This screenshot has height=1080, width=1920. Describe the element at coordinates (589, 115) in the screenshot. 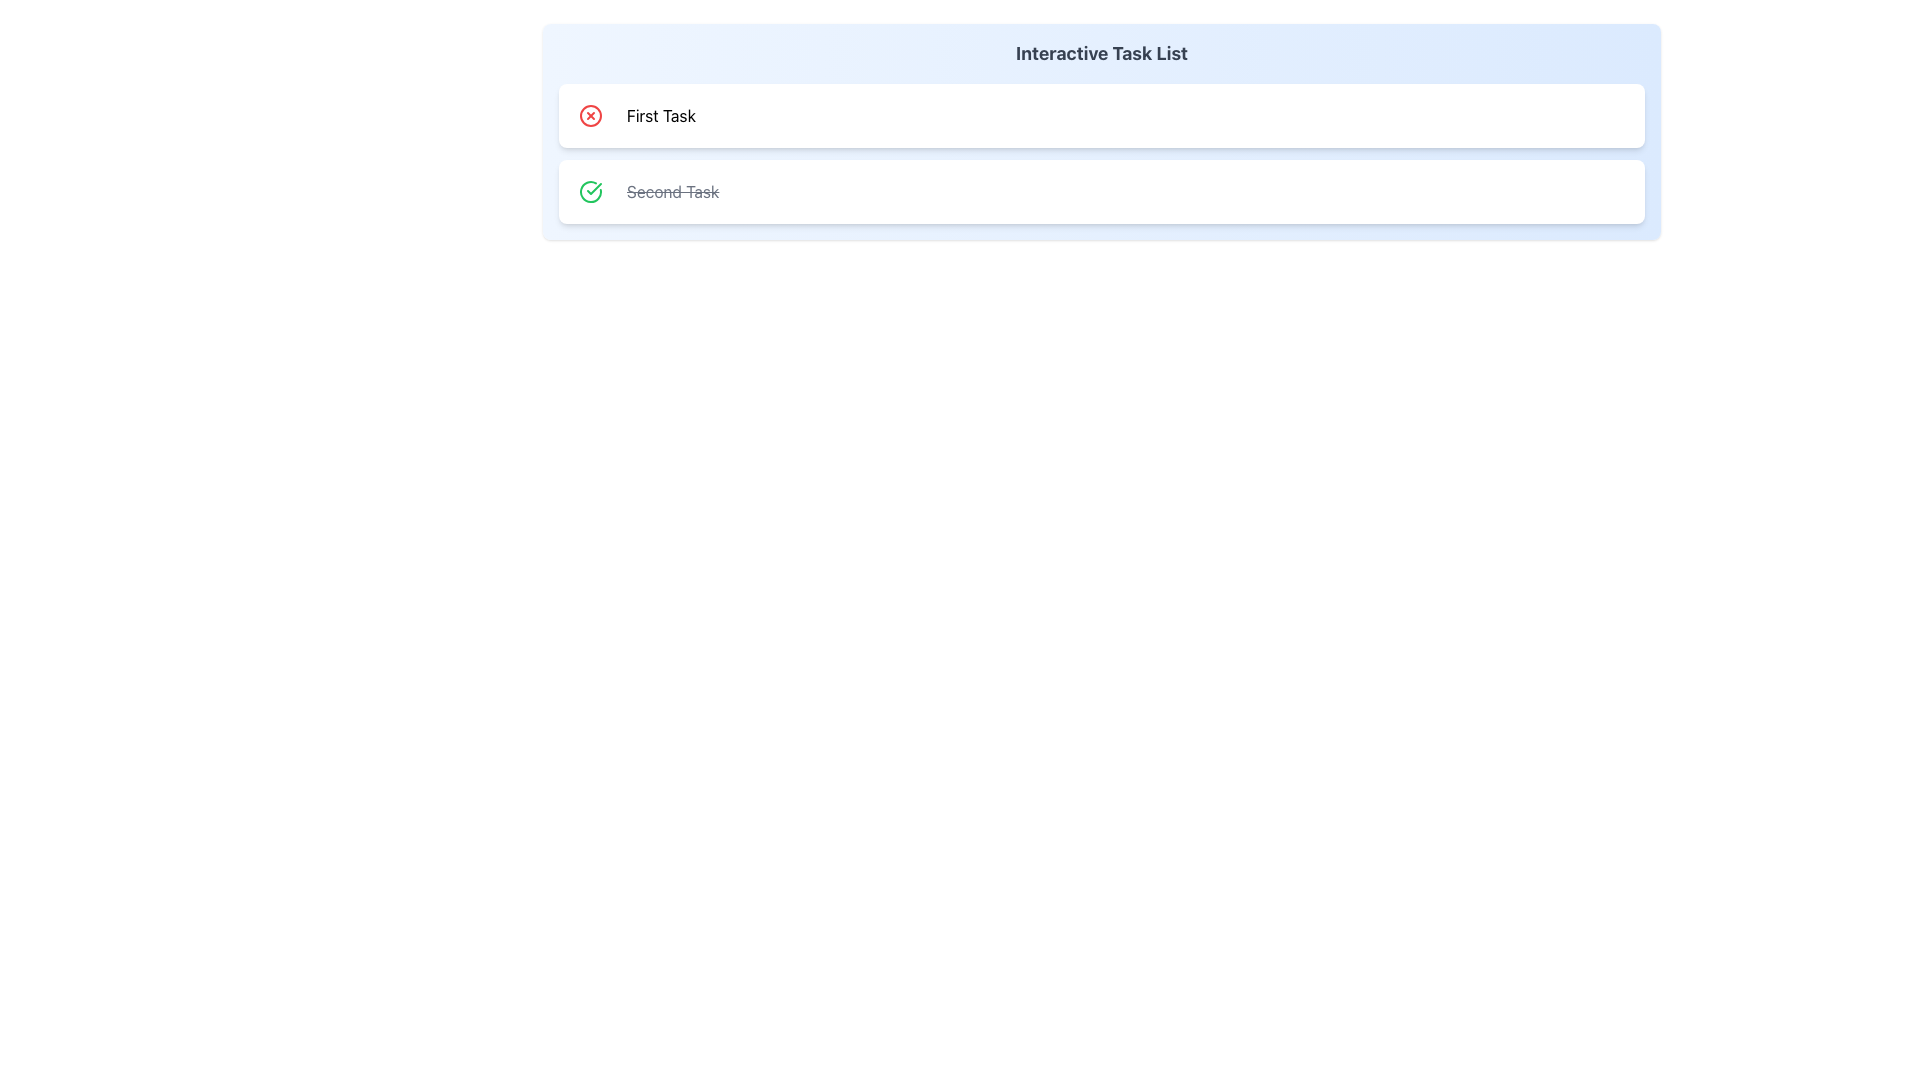

I see `the deletion or cancellation icon located to the left of the 'First Task' text in the top task item of the vertical list view` at that location.